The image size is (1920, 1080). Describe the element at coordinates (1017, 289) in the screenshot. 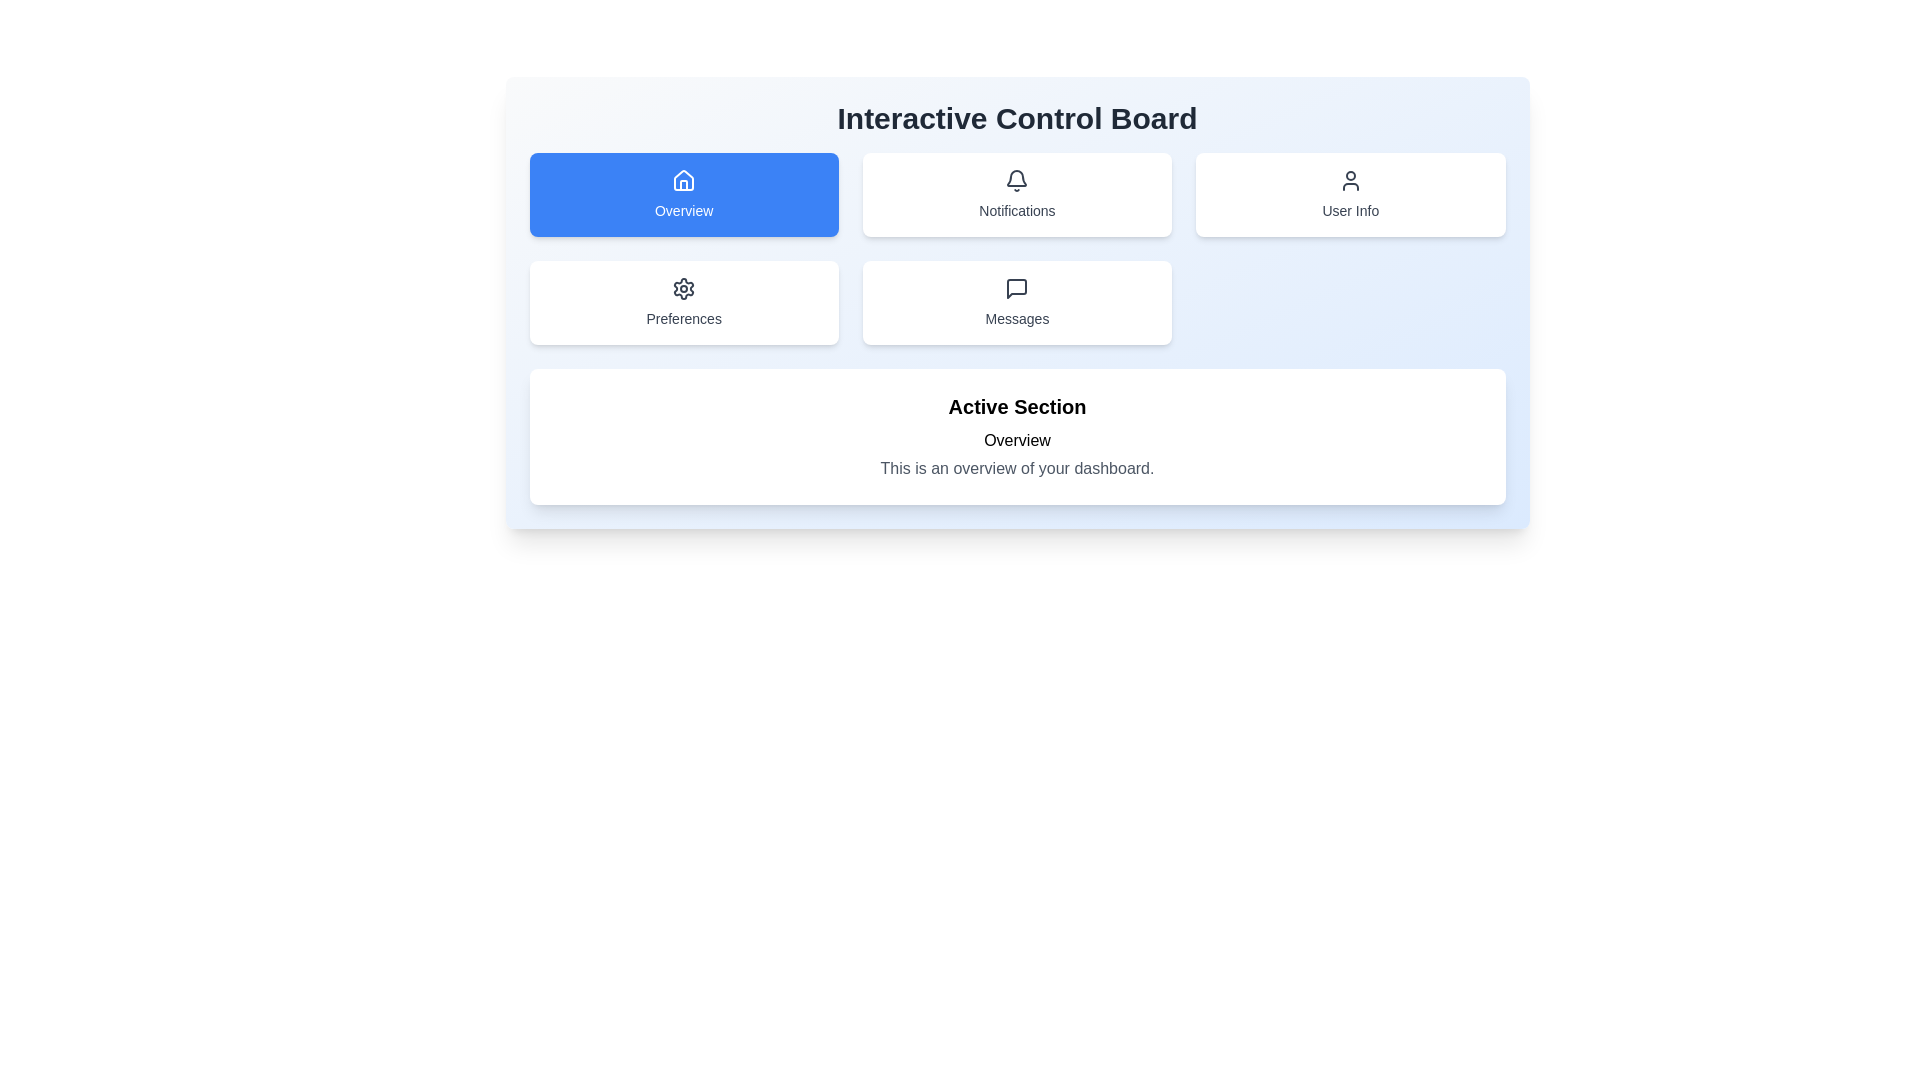

I see `the speech bubble icon in the 'Messages' section of the user dashboard, which is an outline icon with a tail pointing downwards to the left` at that location.